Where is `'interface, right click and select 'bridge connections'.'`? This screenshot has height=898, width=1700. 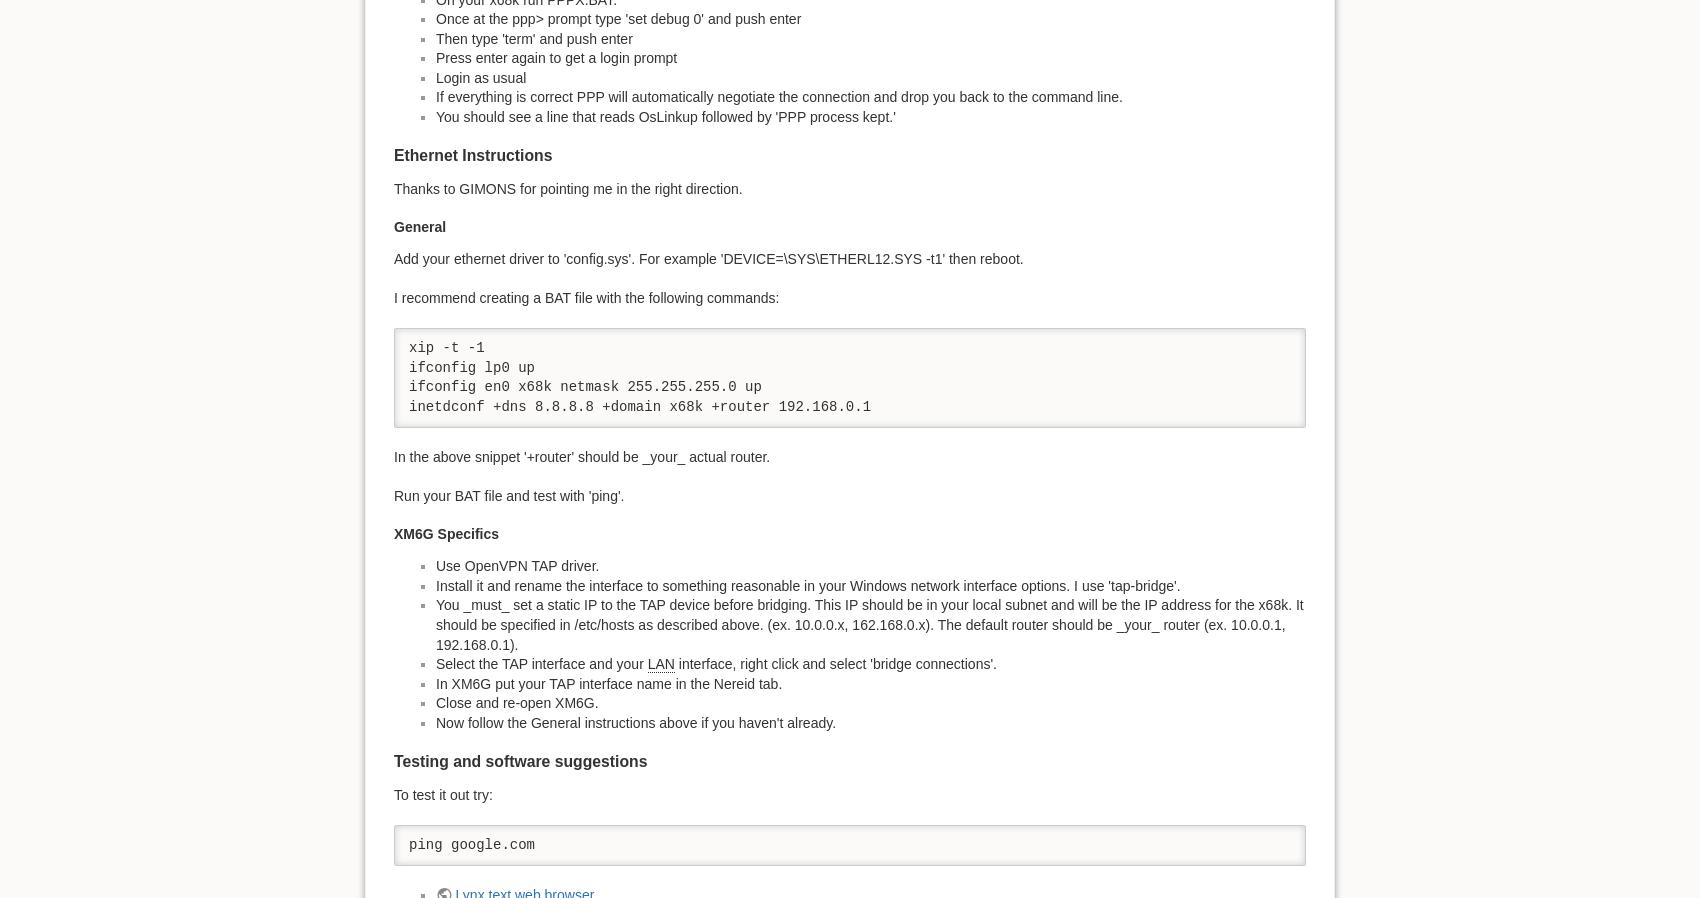 'interface, right click and select 'bridge connections'.' is located at coordinates (834, 662).